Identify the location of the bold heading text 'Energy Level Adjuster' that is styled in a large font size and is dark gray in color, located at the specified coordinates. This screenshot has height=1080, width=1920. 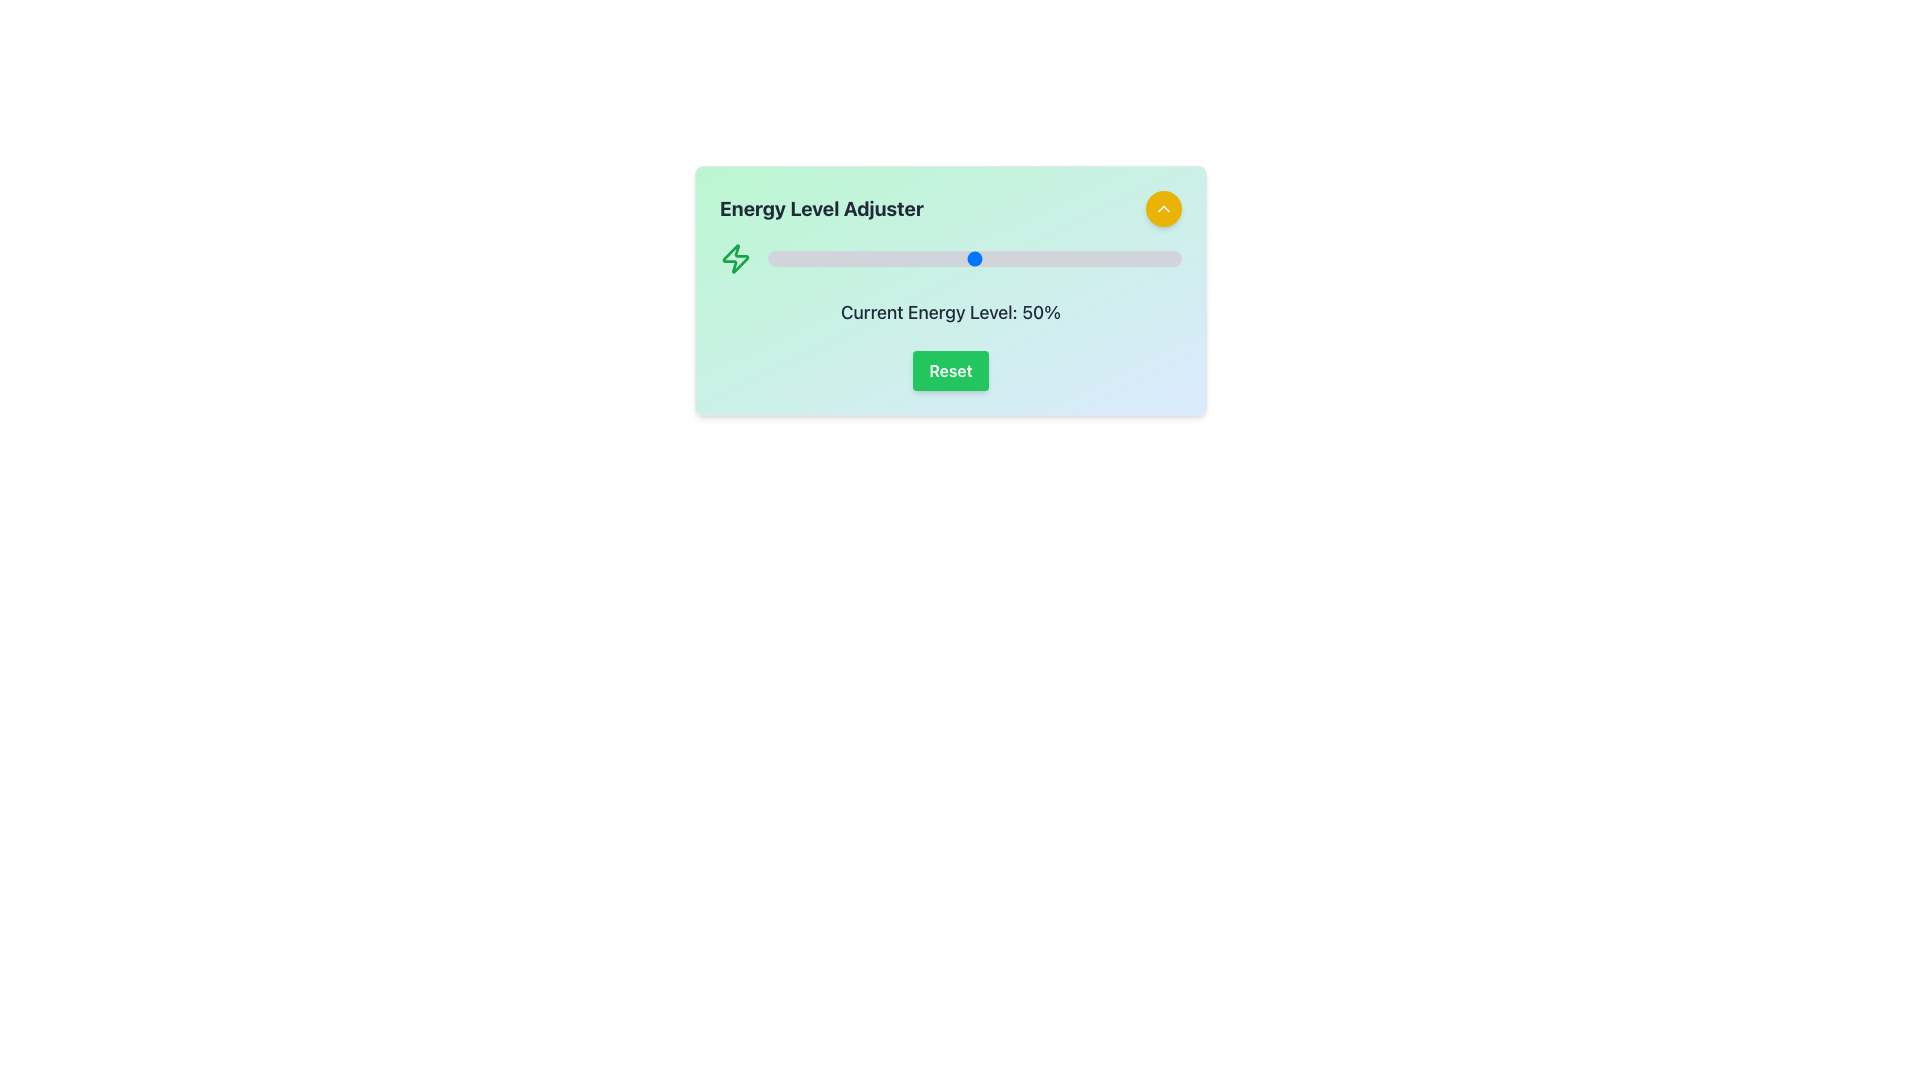
(821, 208).